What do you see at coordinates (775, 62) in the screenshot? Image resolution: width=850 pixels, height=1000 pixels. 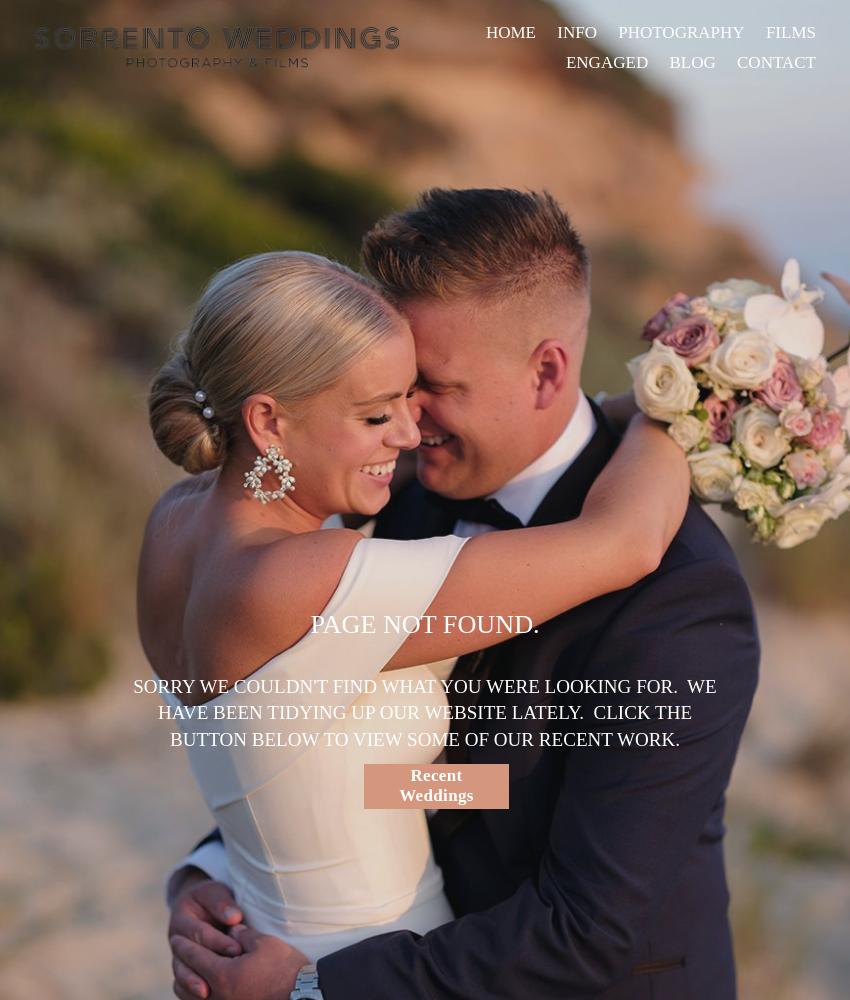 I see `'CONTACT'` at bounding box center [775, 62].